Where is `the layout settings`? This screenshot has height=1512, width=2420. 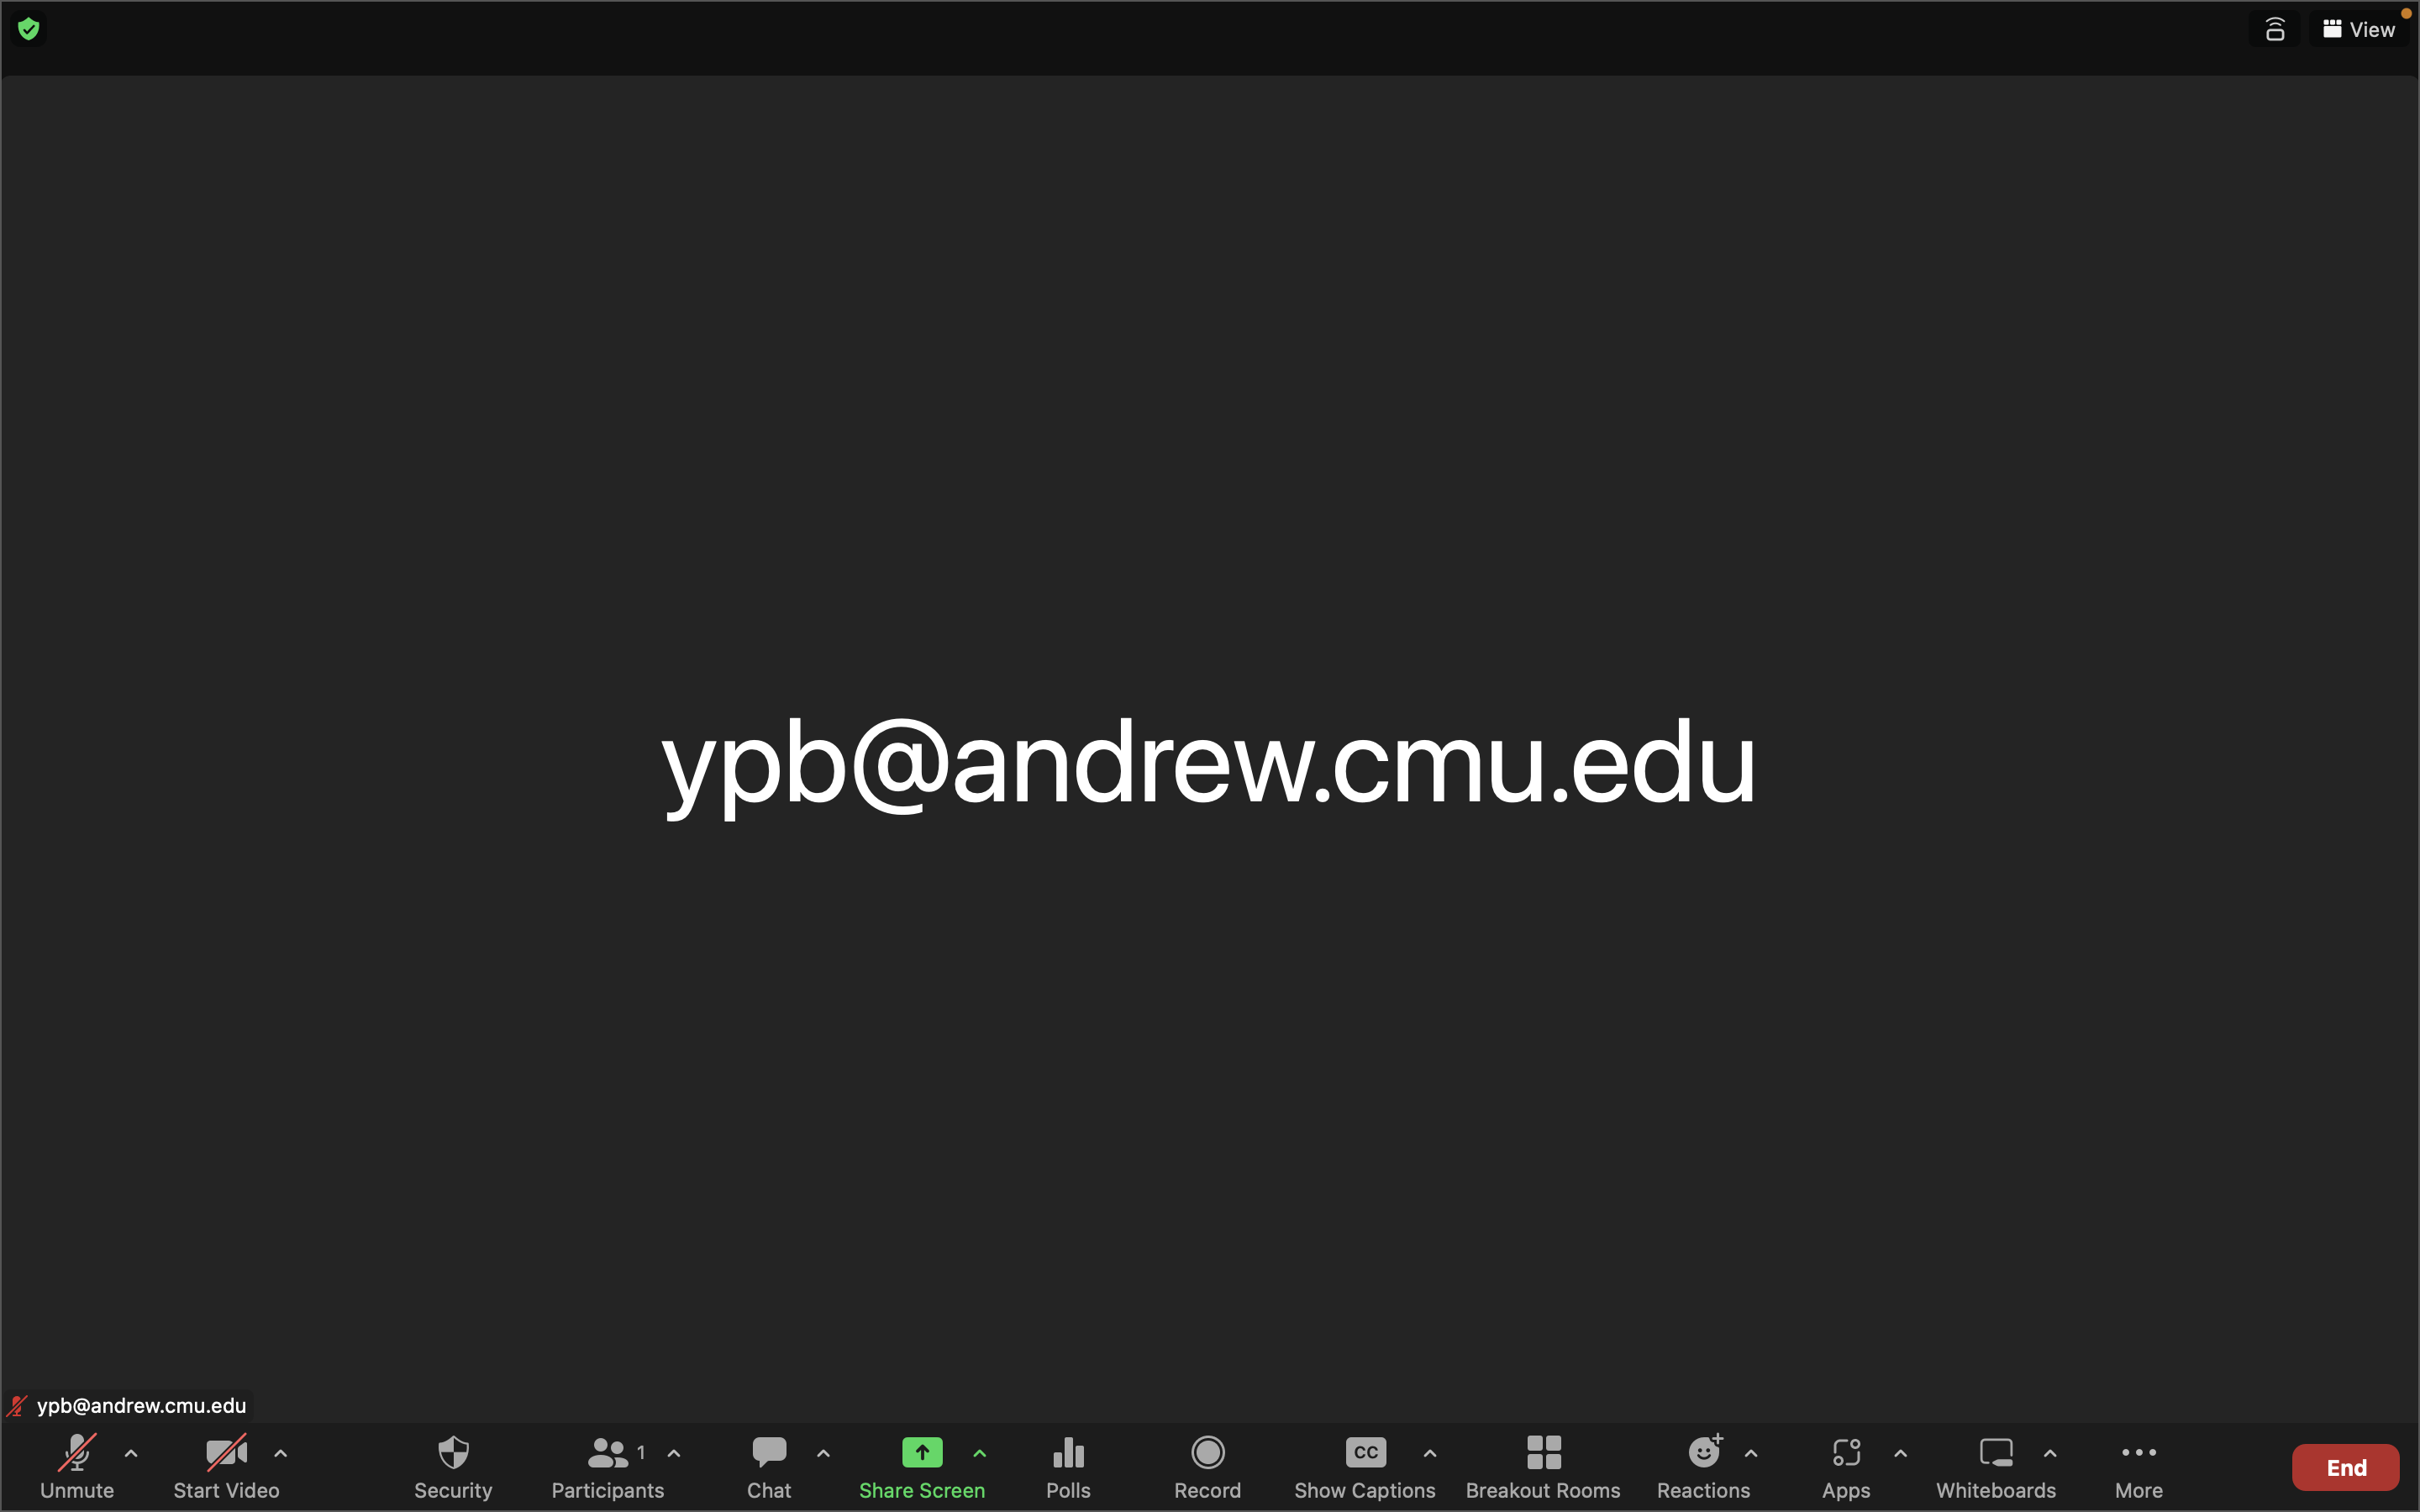 the layout settings is located at coordinates (2358, 29).